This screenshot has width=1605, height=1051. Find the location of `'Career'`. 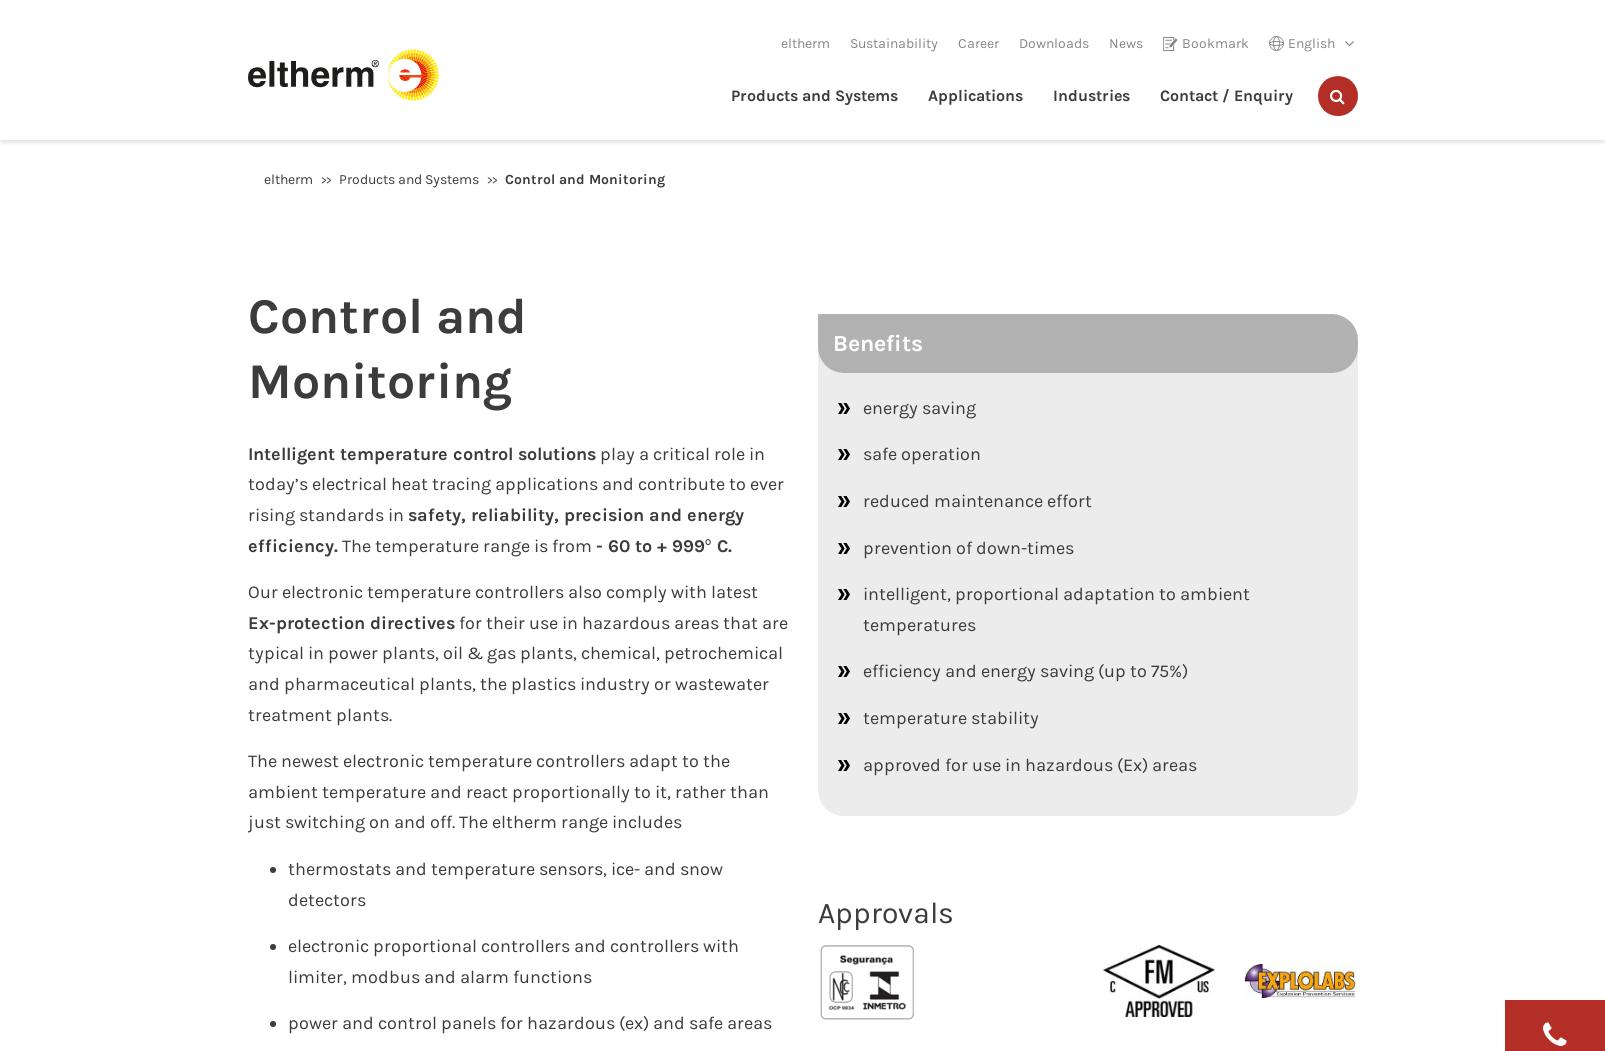

'Career' is located at coordinates (957, 41).